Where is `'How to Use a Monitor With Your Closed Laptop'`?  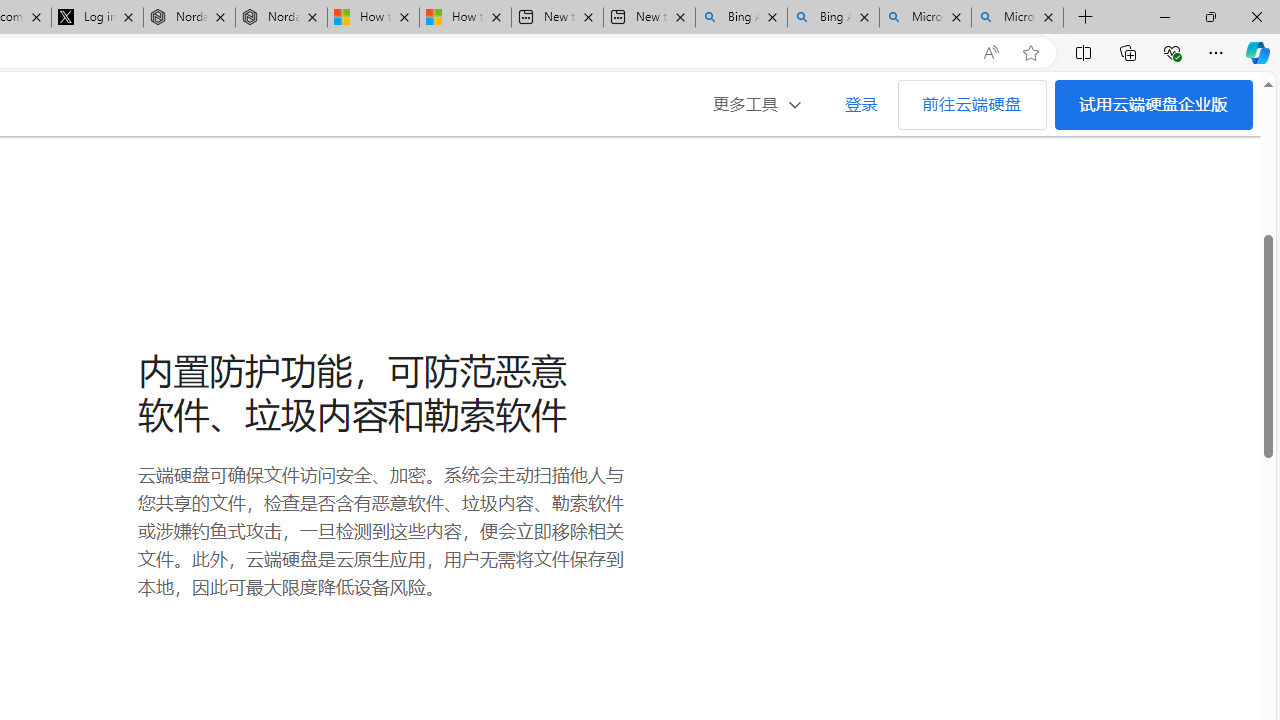
'How to Use a Monitor With Your Closed Laptop' is located at coordinates (464, 17).